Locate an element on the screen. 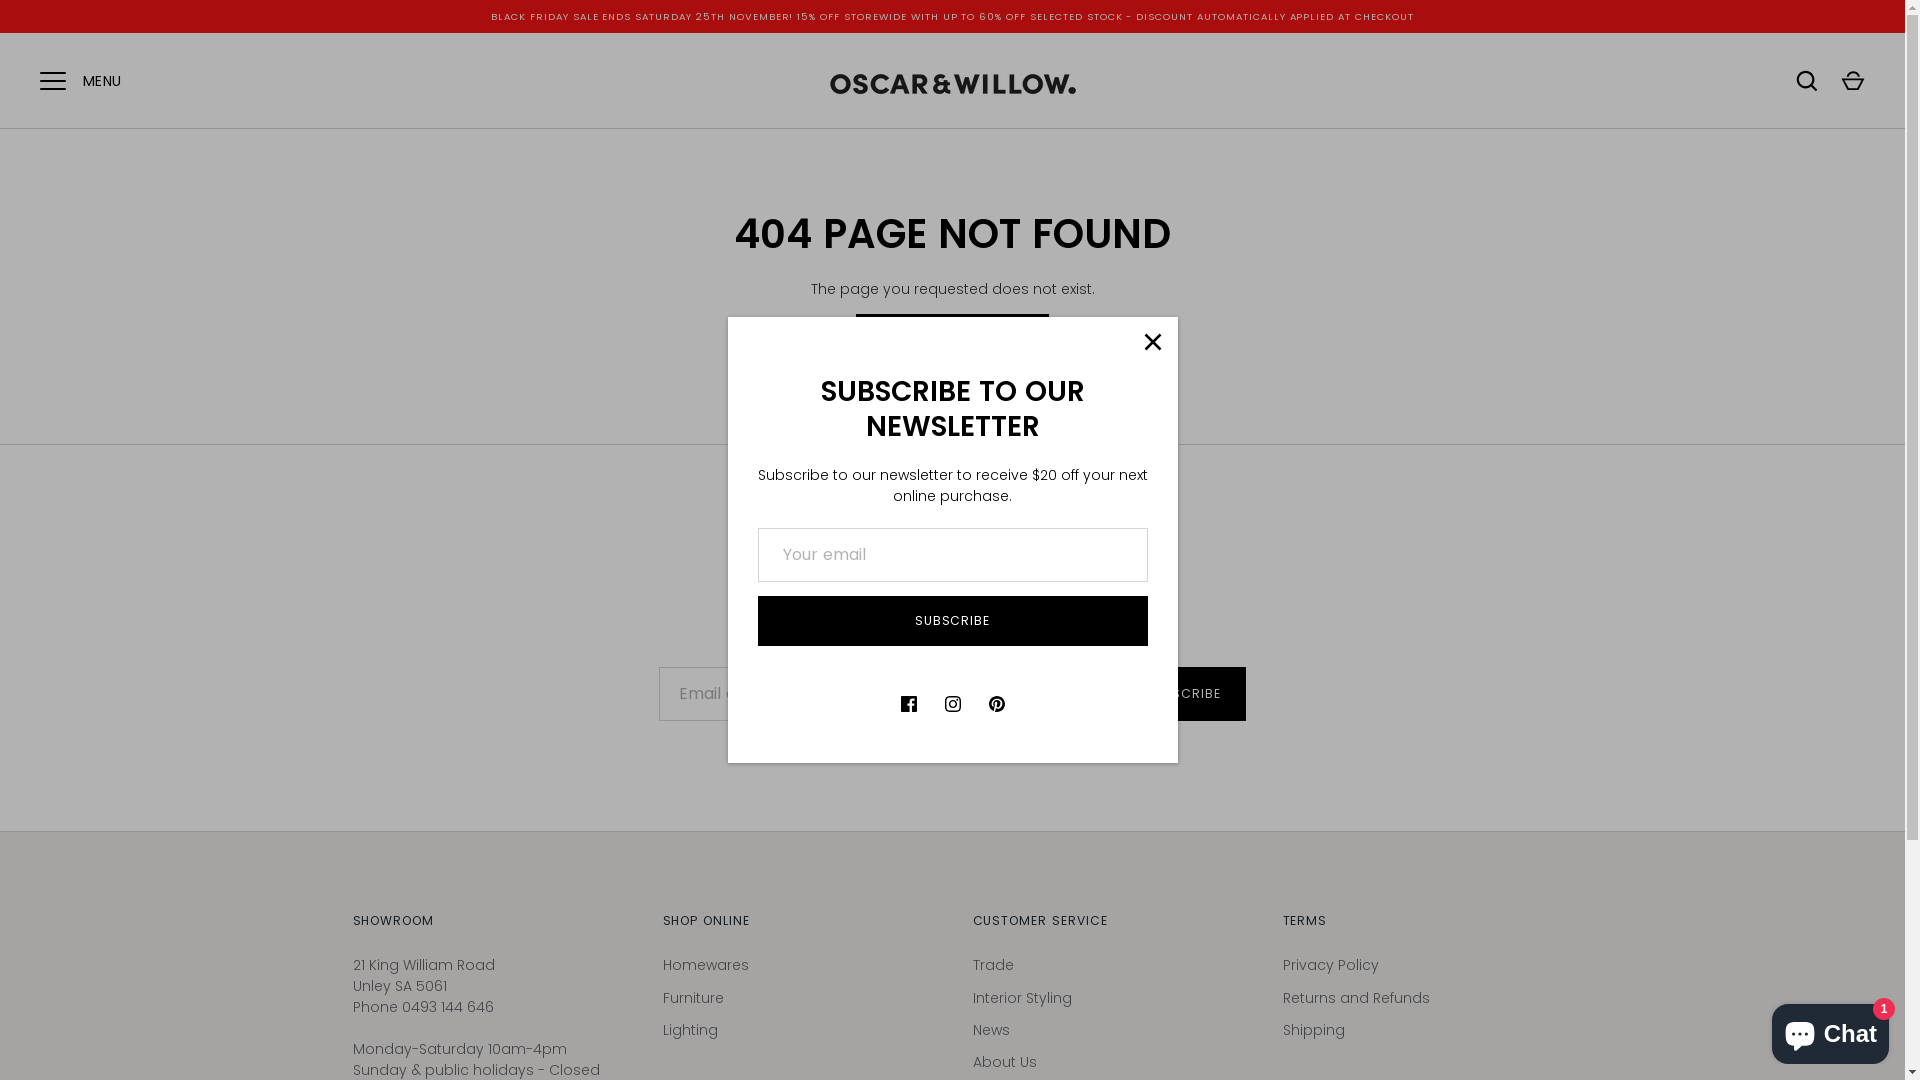 This screenshot has height=1080, width=1920. 'Returns and Refunds' is located at coordinates (1355, 998).